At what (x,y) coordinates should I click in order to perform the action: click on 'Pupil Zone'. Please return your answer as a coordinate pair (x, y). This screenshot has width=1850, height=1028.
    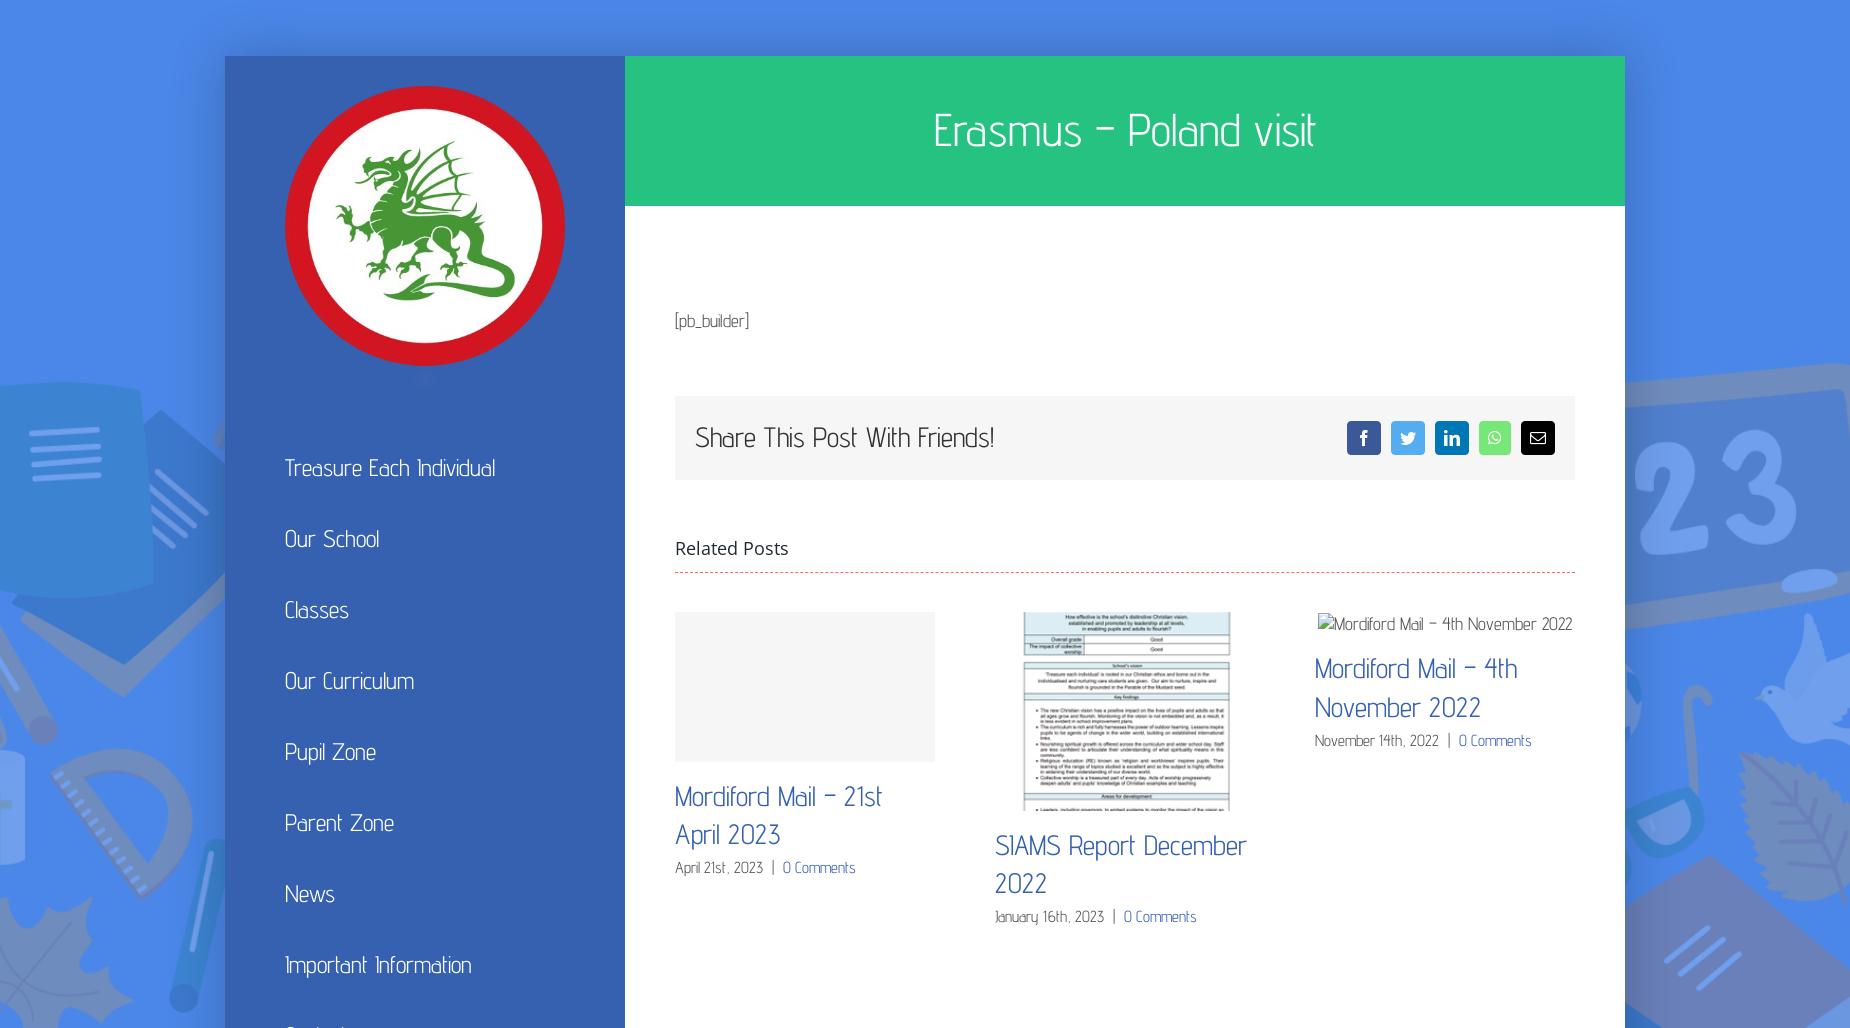
    Looking at the image, I should click on (329, 749).